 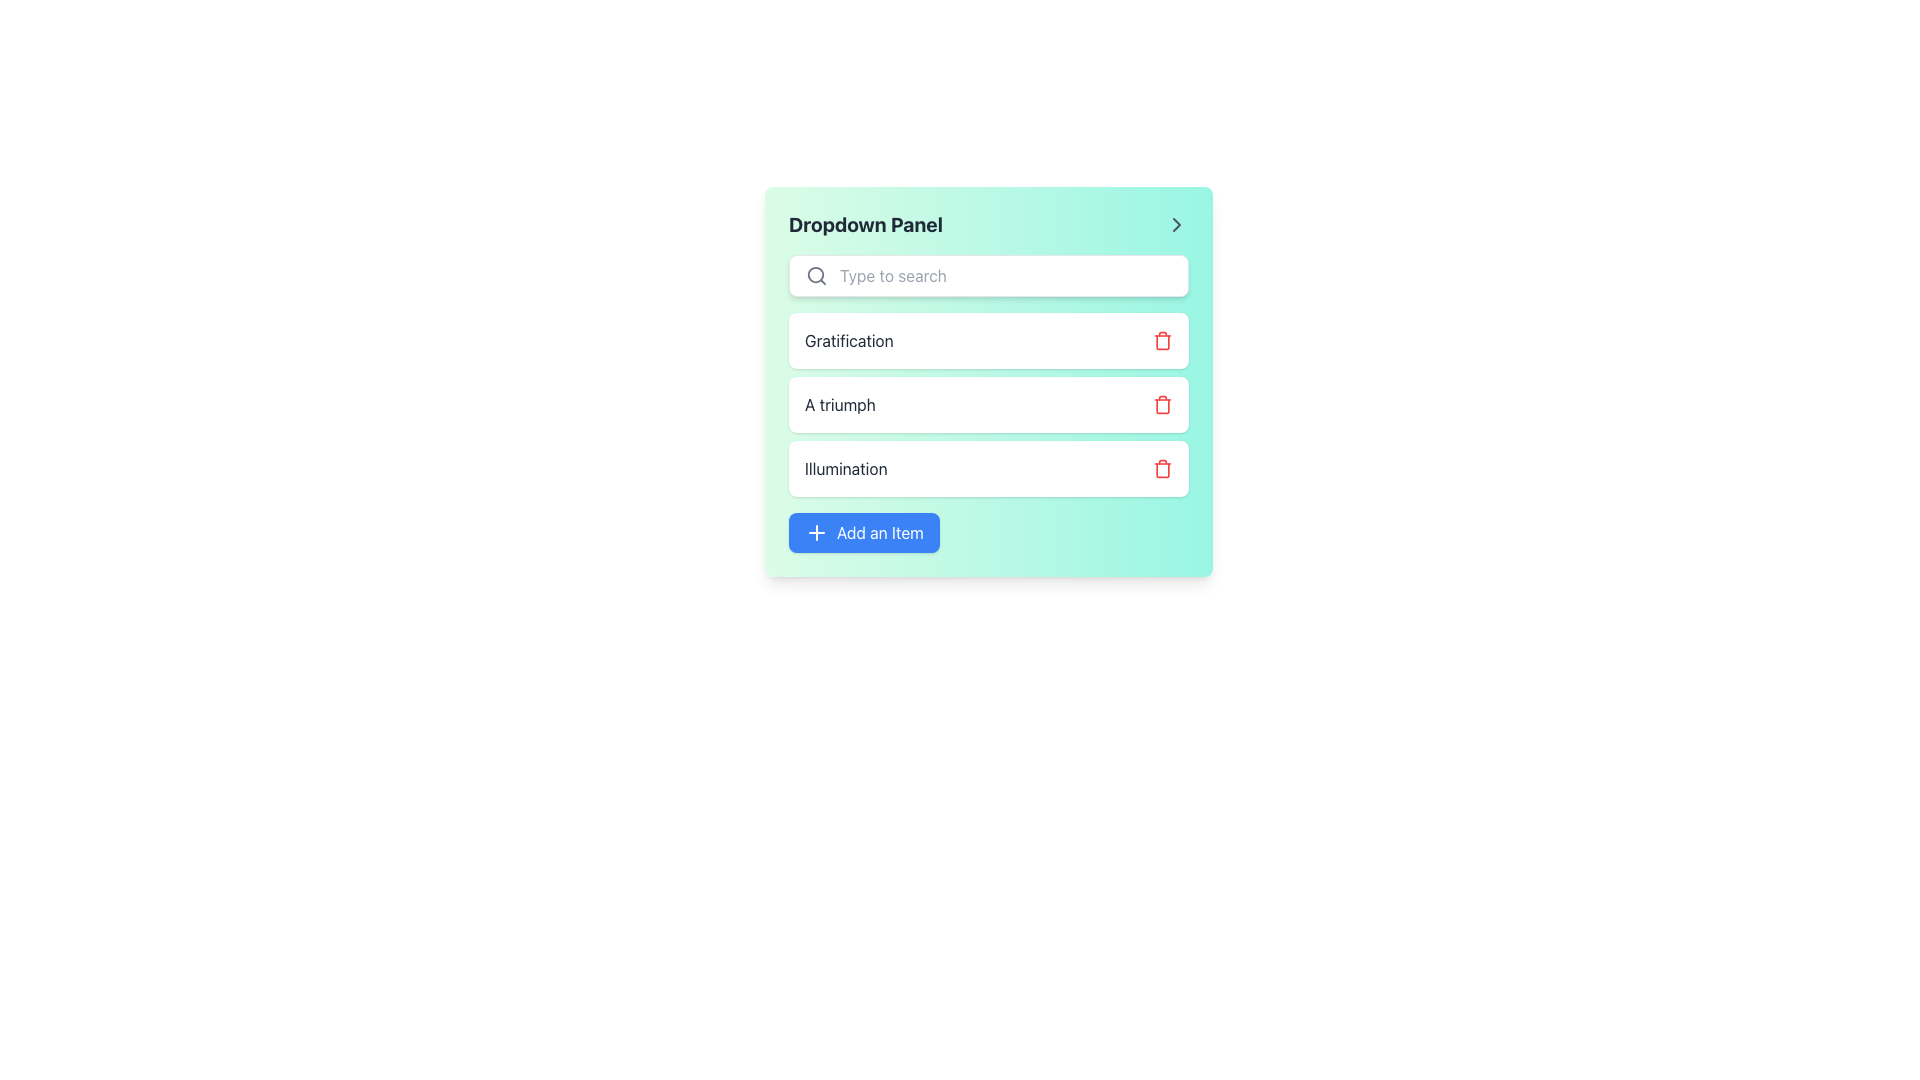 What do you see at coordinates (816, 531) in the screenshot?
I see `the button labeled 'Add an Item' that contains the plus sign '+' icon, which is centrally placed within the button, to interact with the icon` at bounding box center [816, 531].